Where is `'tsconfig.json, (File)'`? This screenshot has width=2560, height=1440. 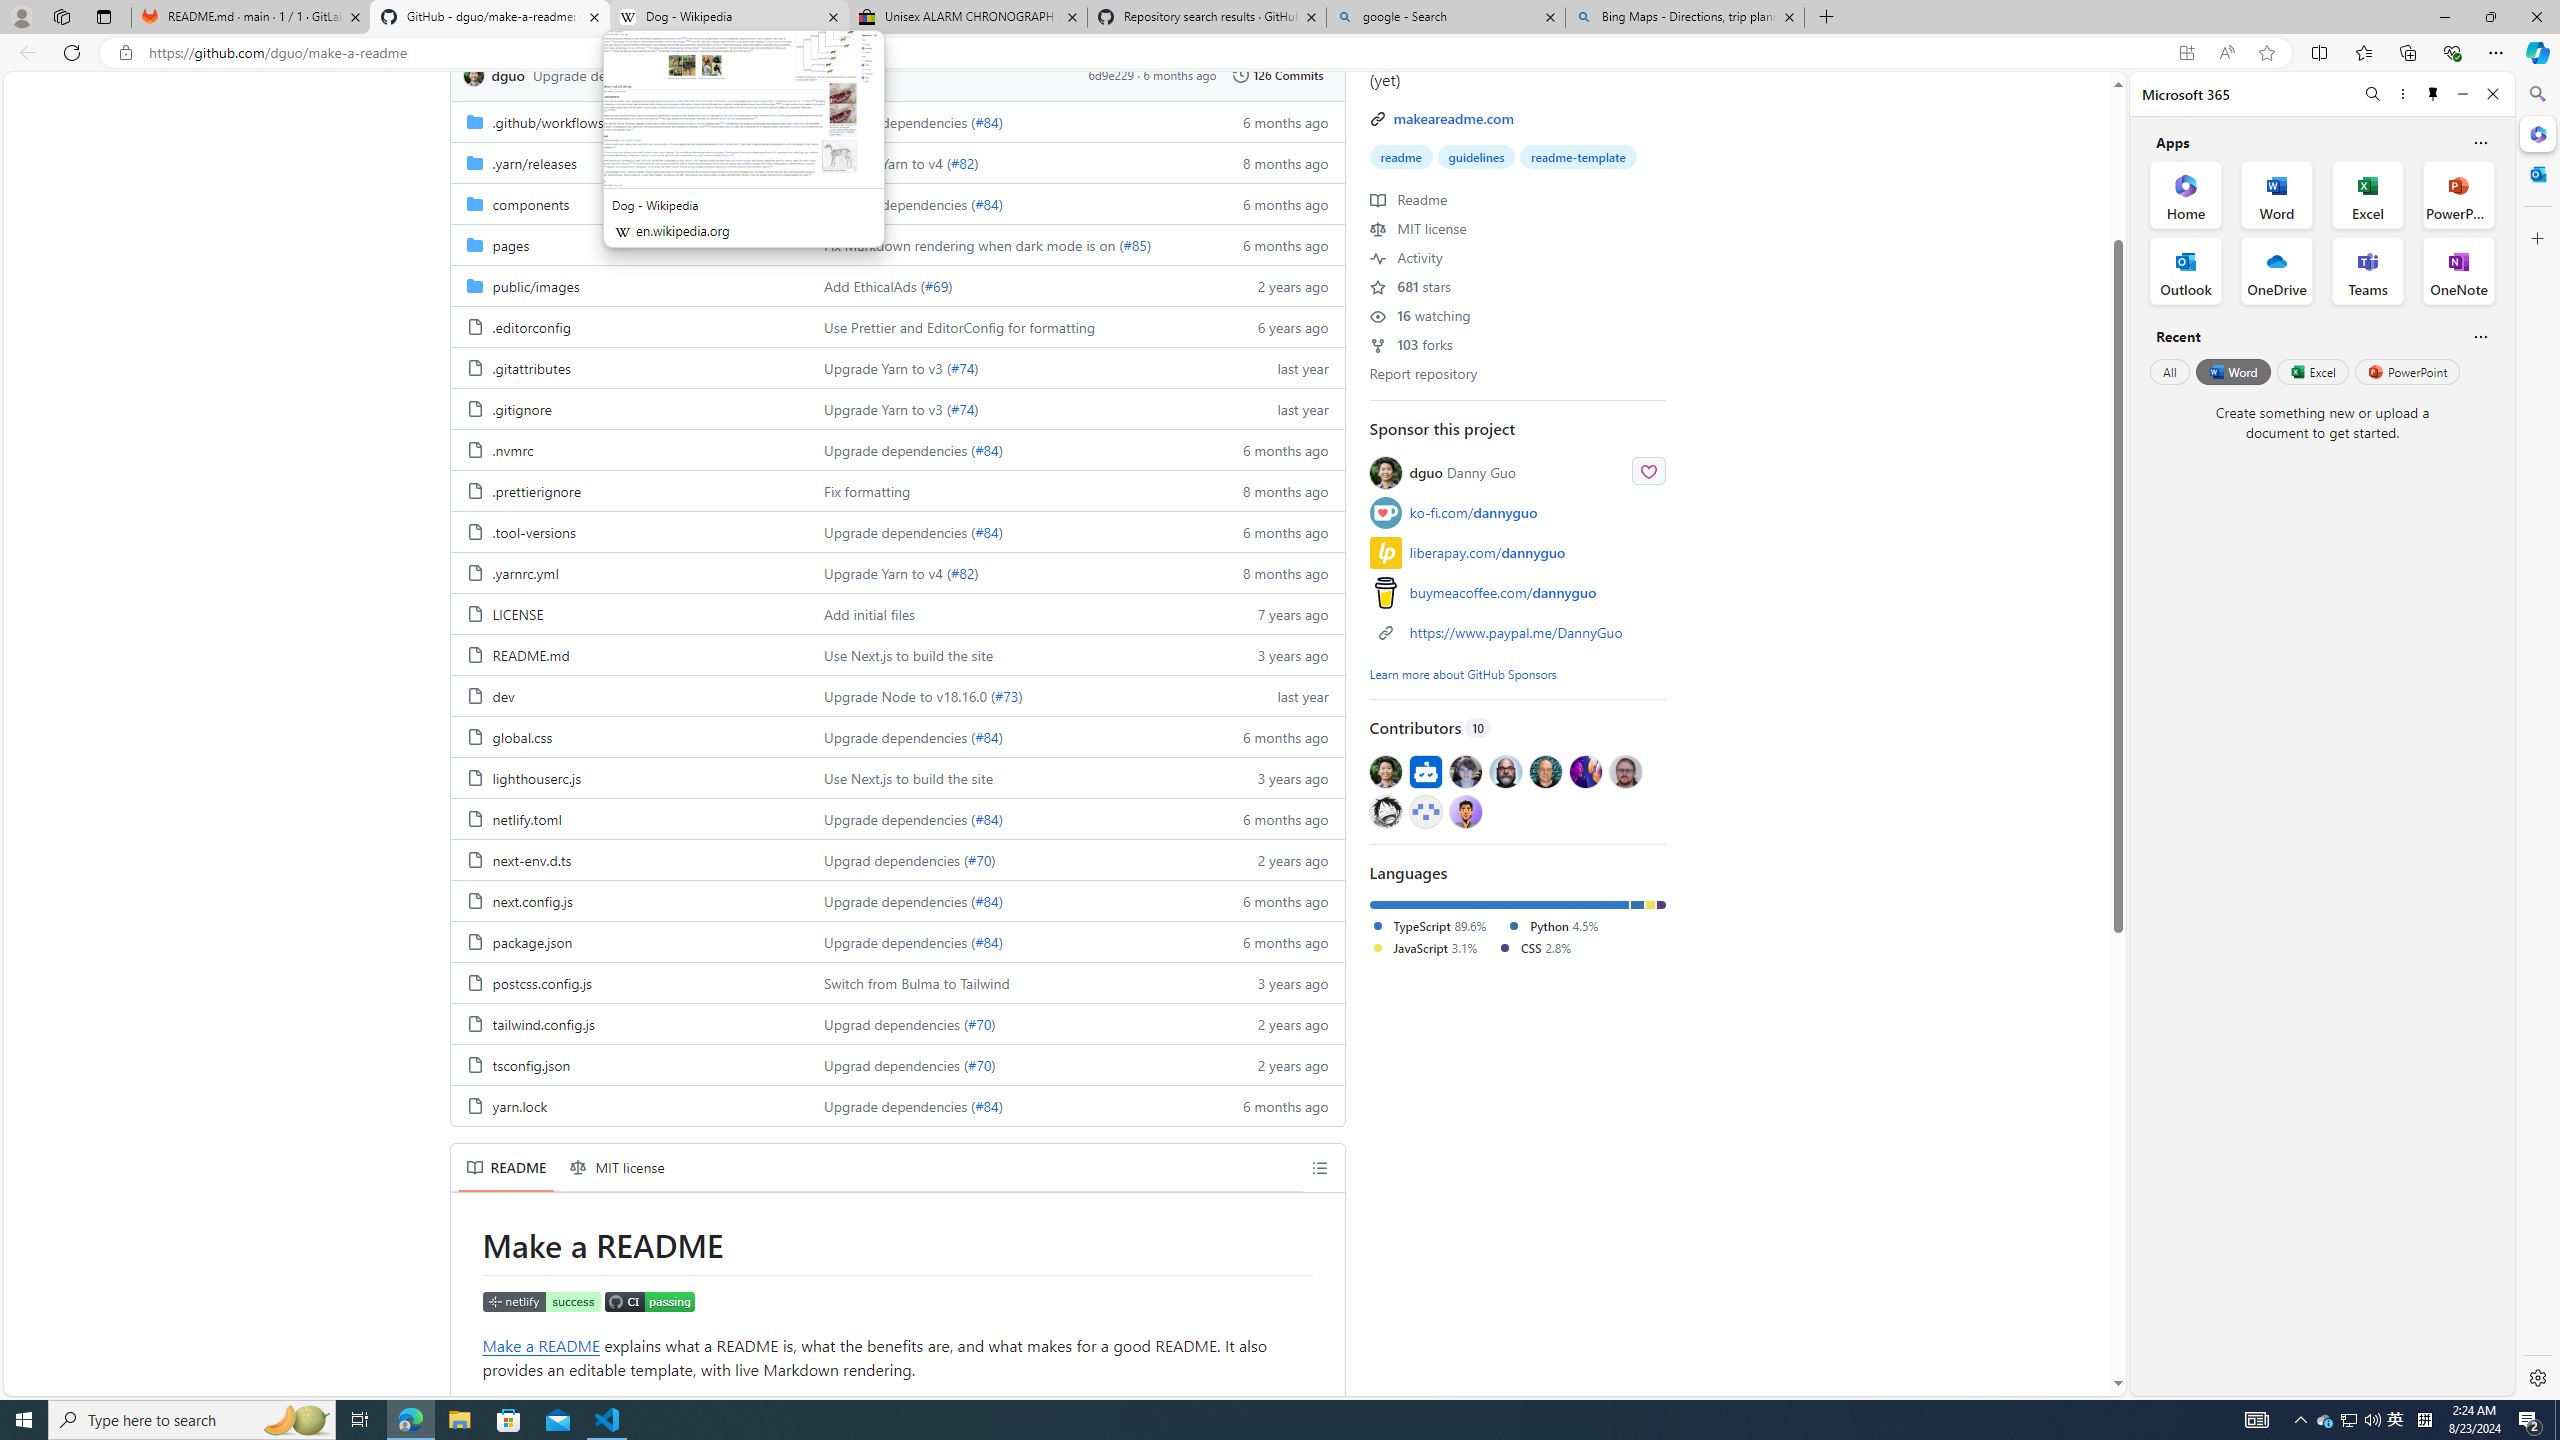
'tsconfig.json, (File)' is located at coordinates (628, 1064).